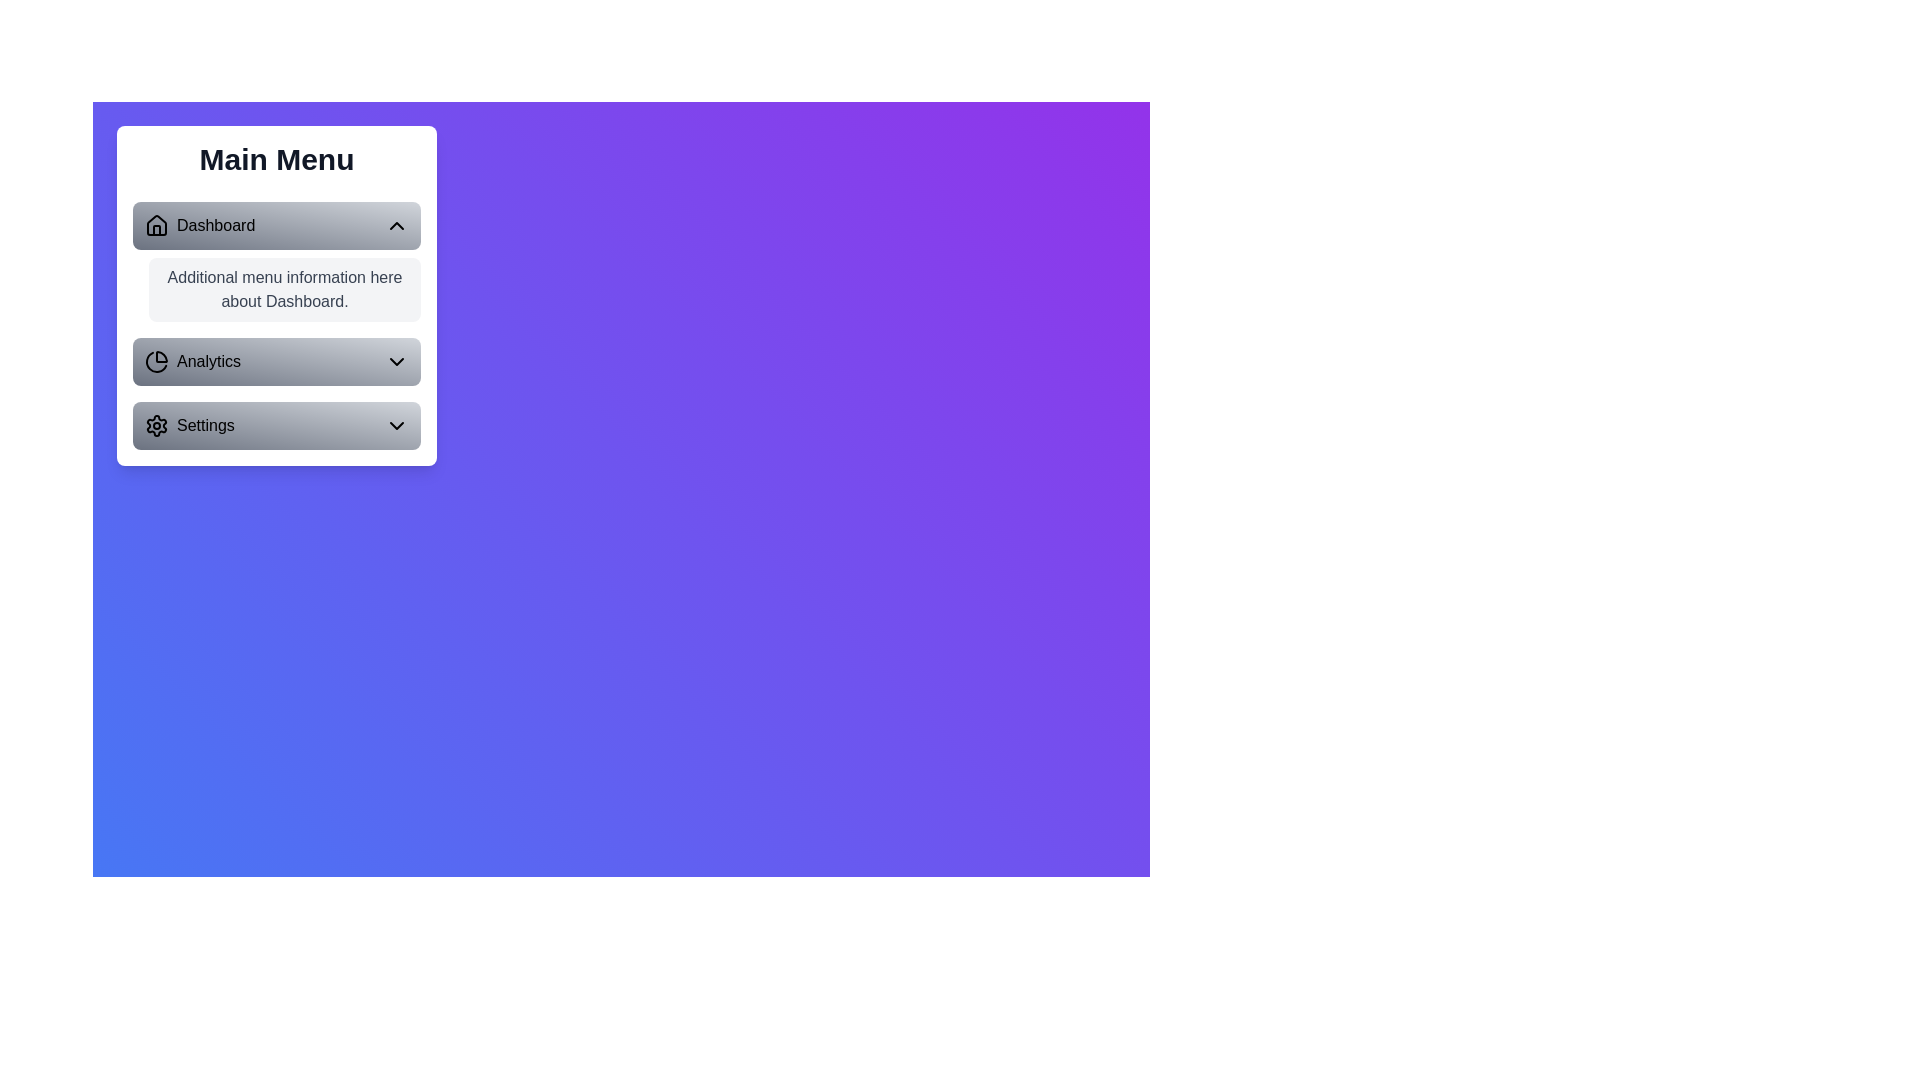  What do you see at coordinates (156, 362) in the screenshot?
I see `the leftmost icon representing the Analytics section of the main menu` at bounding box center [156, 362].